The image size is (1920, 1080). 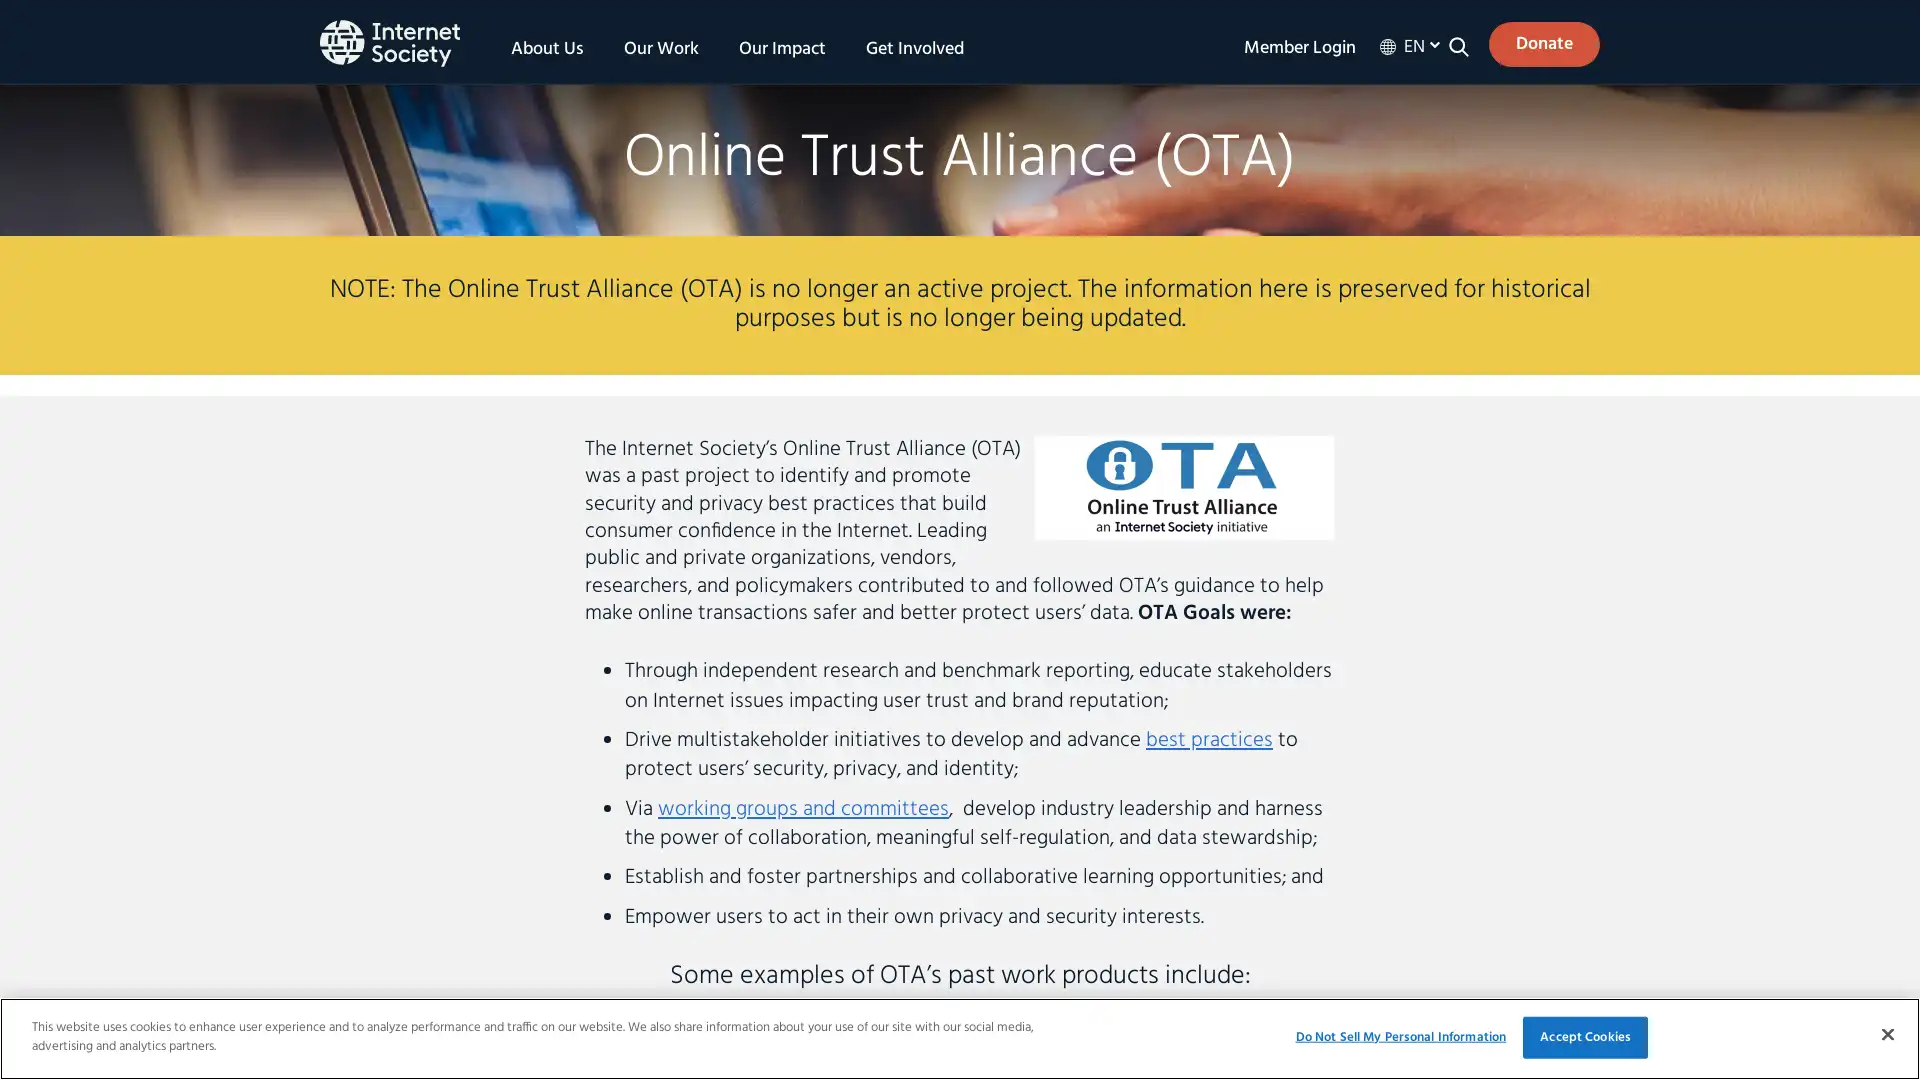 I want to click on Accept Cookies, so click(x=1584, y=1036).